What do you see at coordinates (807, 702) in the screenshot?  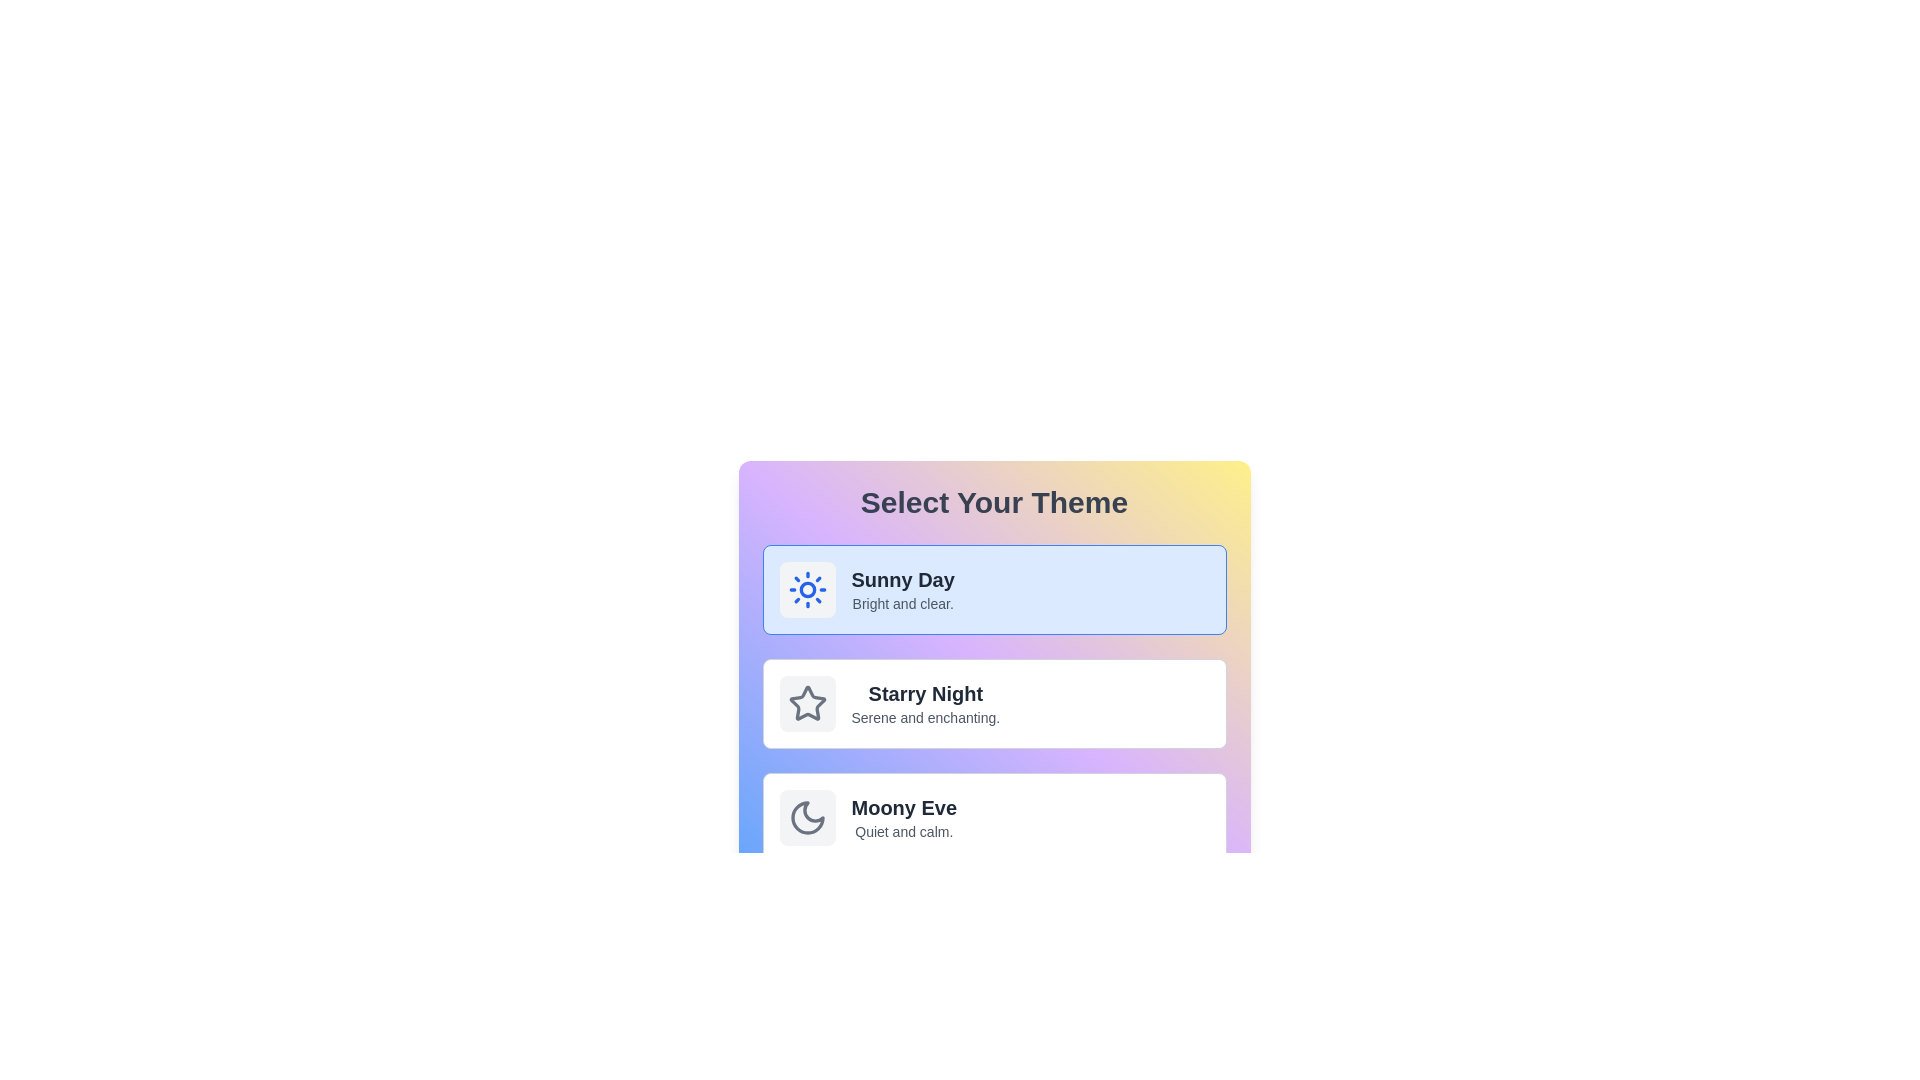 I see `the graphical star icon with a gray outline` at bounding box center [807, 702].